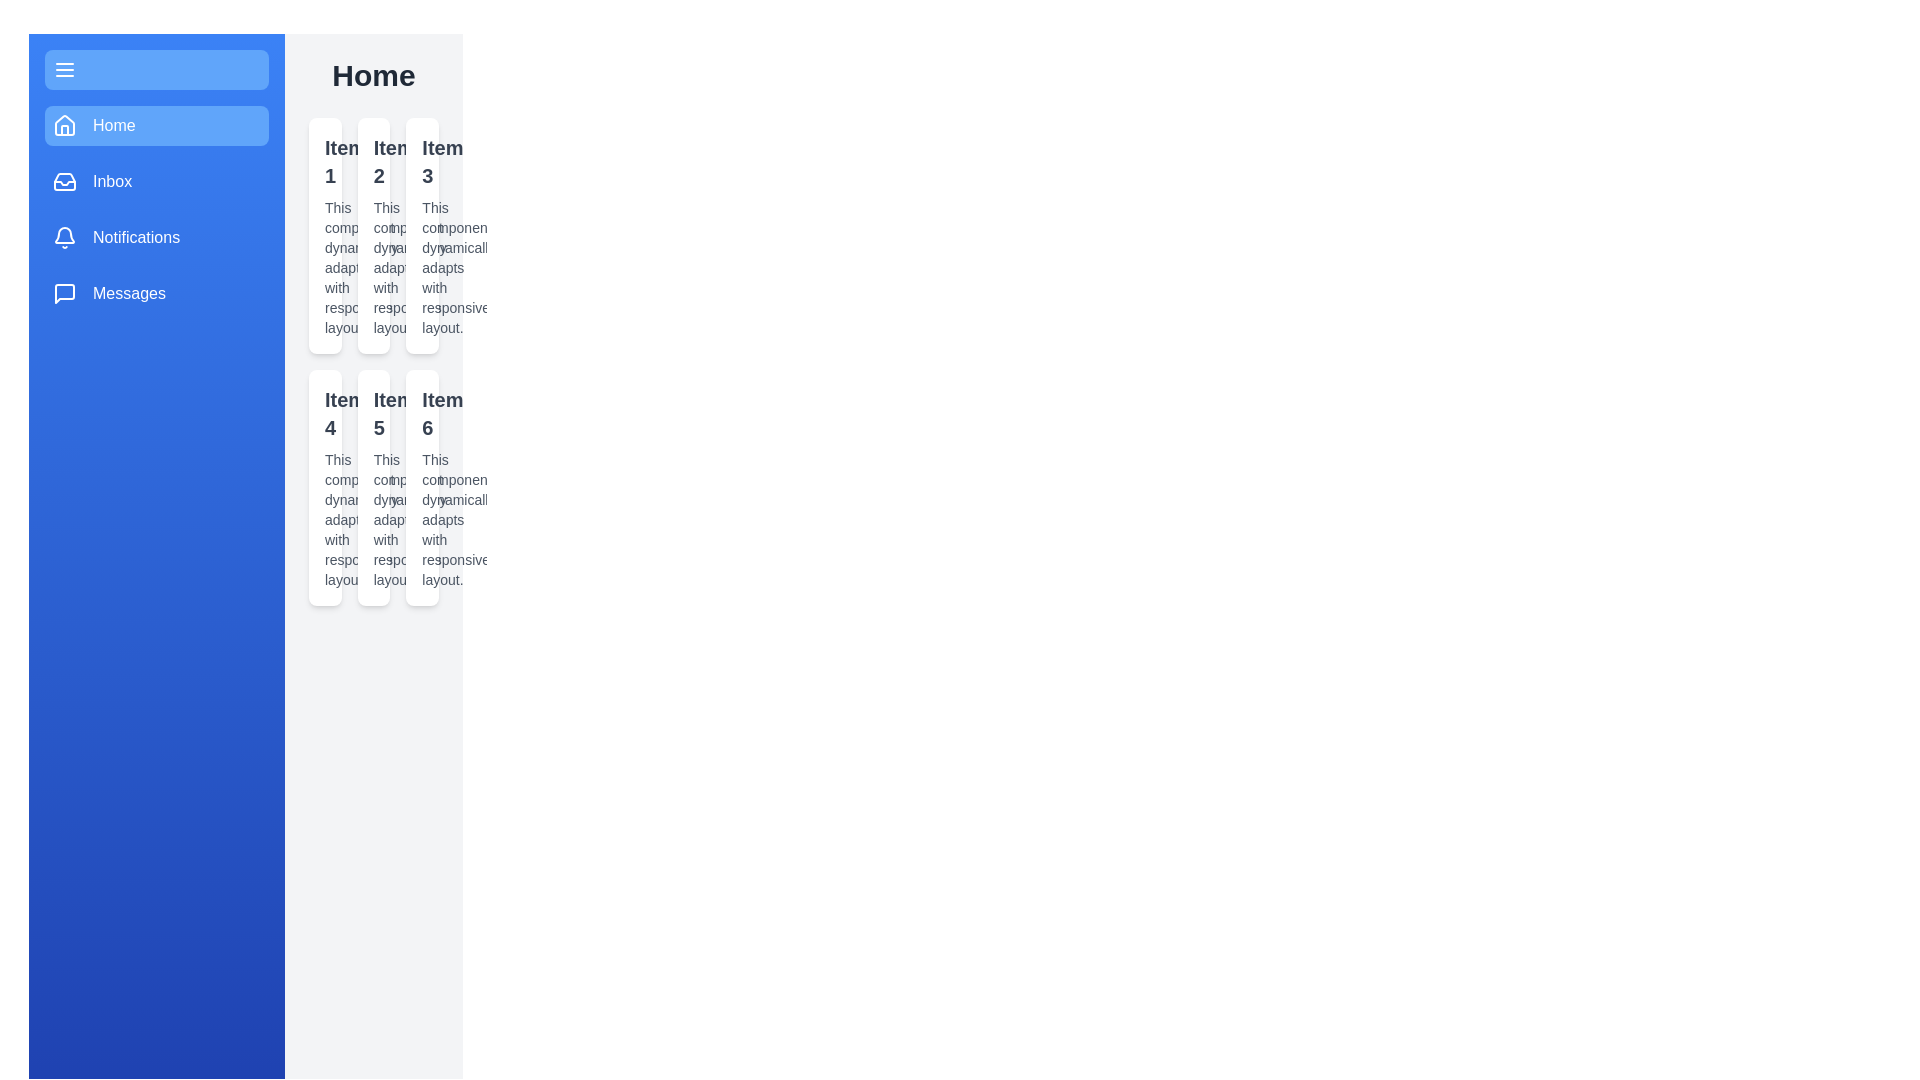 This screenshot has width=1920, height=1080. I want to click on the house icon located at the top of the vertical blue-themed sidebar, so click(65, 126).